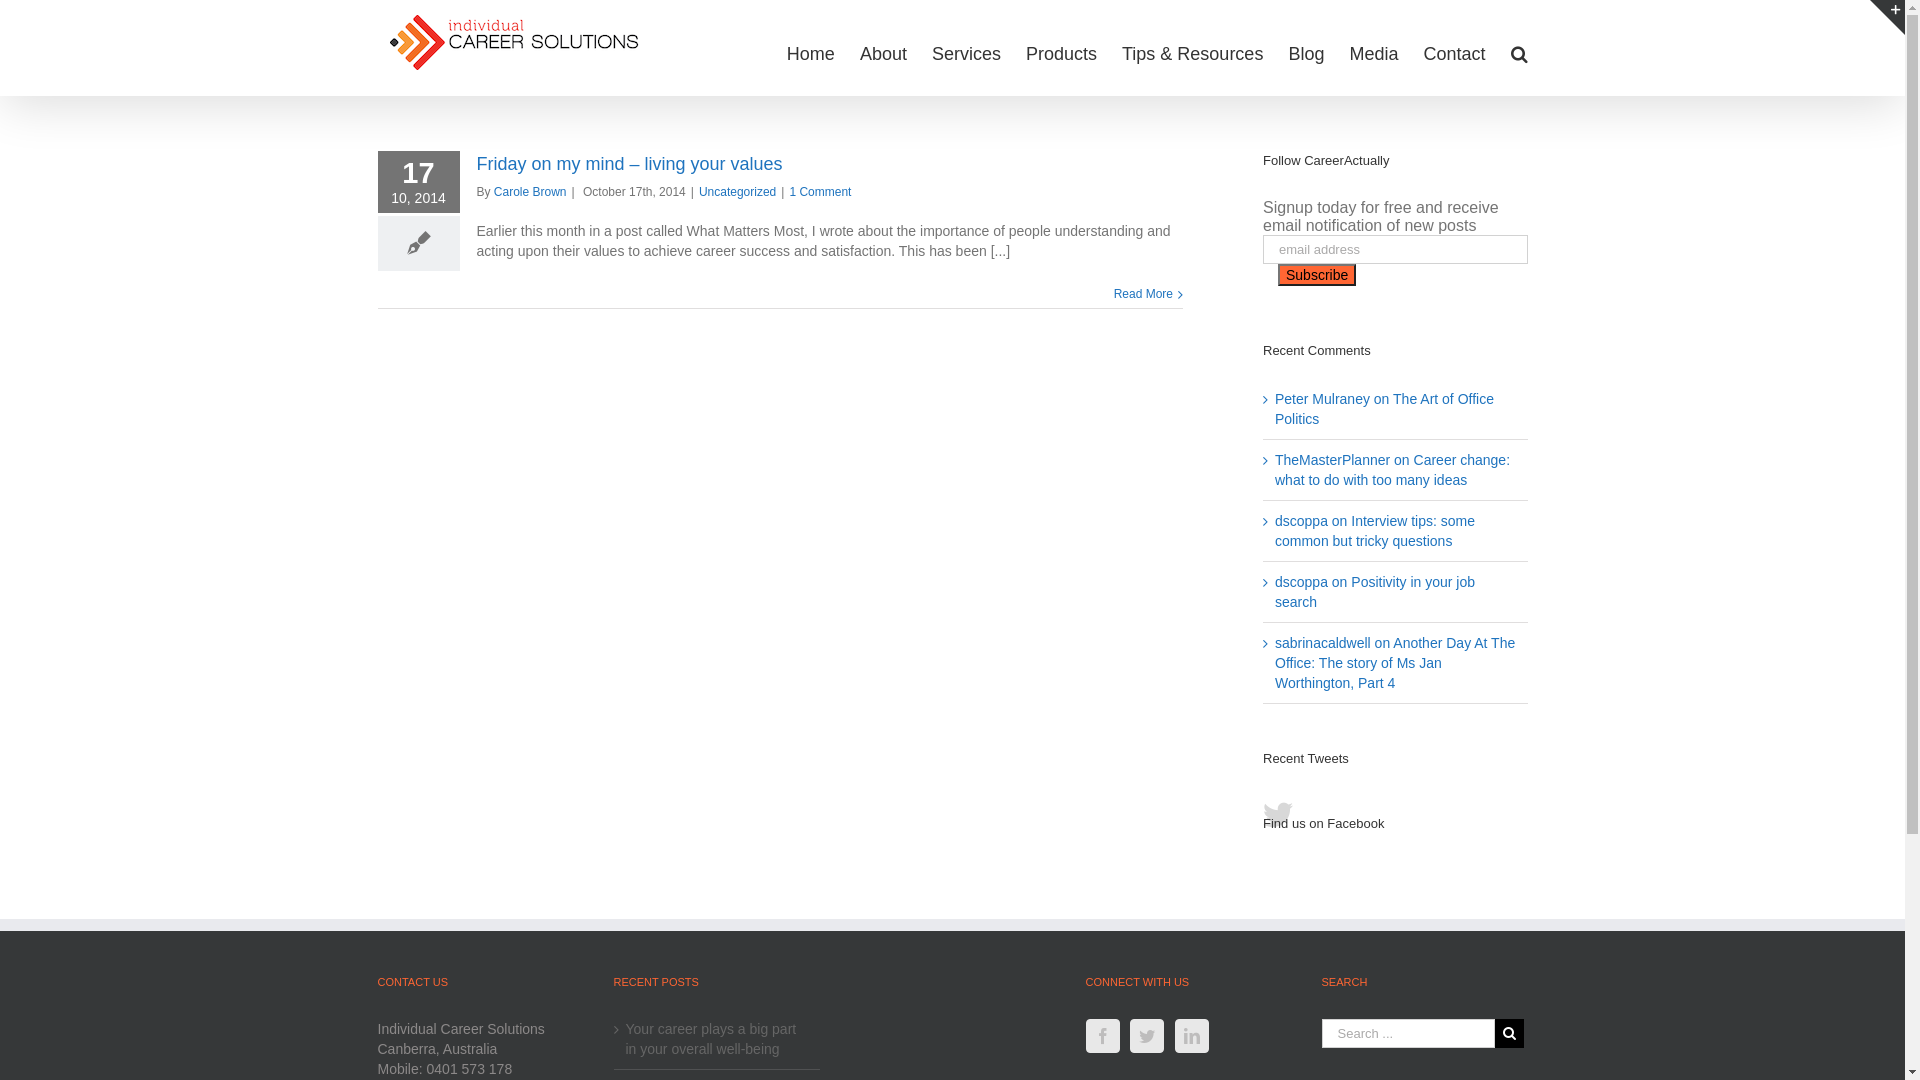 This screenshot has width=1920, height=1080. I want to click on 'Uncategorized', so click(736, 192).